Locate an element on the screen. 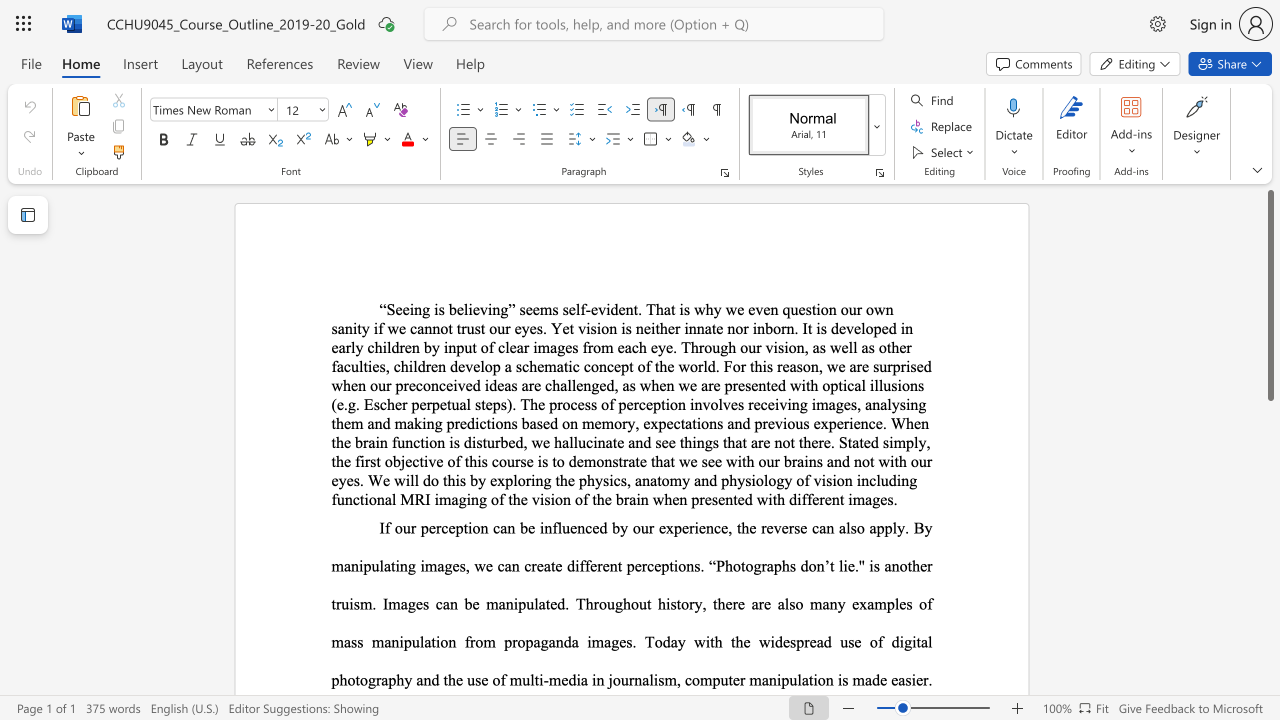  the vertical scrollbar to lower the page content is located at coordinates (1269, 450).